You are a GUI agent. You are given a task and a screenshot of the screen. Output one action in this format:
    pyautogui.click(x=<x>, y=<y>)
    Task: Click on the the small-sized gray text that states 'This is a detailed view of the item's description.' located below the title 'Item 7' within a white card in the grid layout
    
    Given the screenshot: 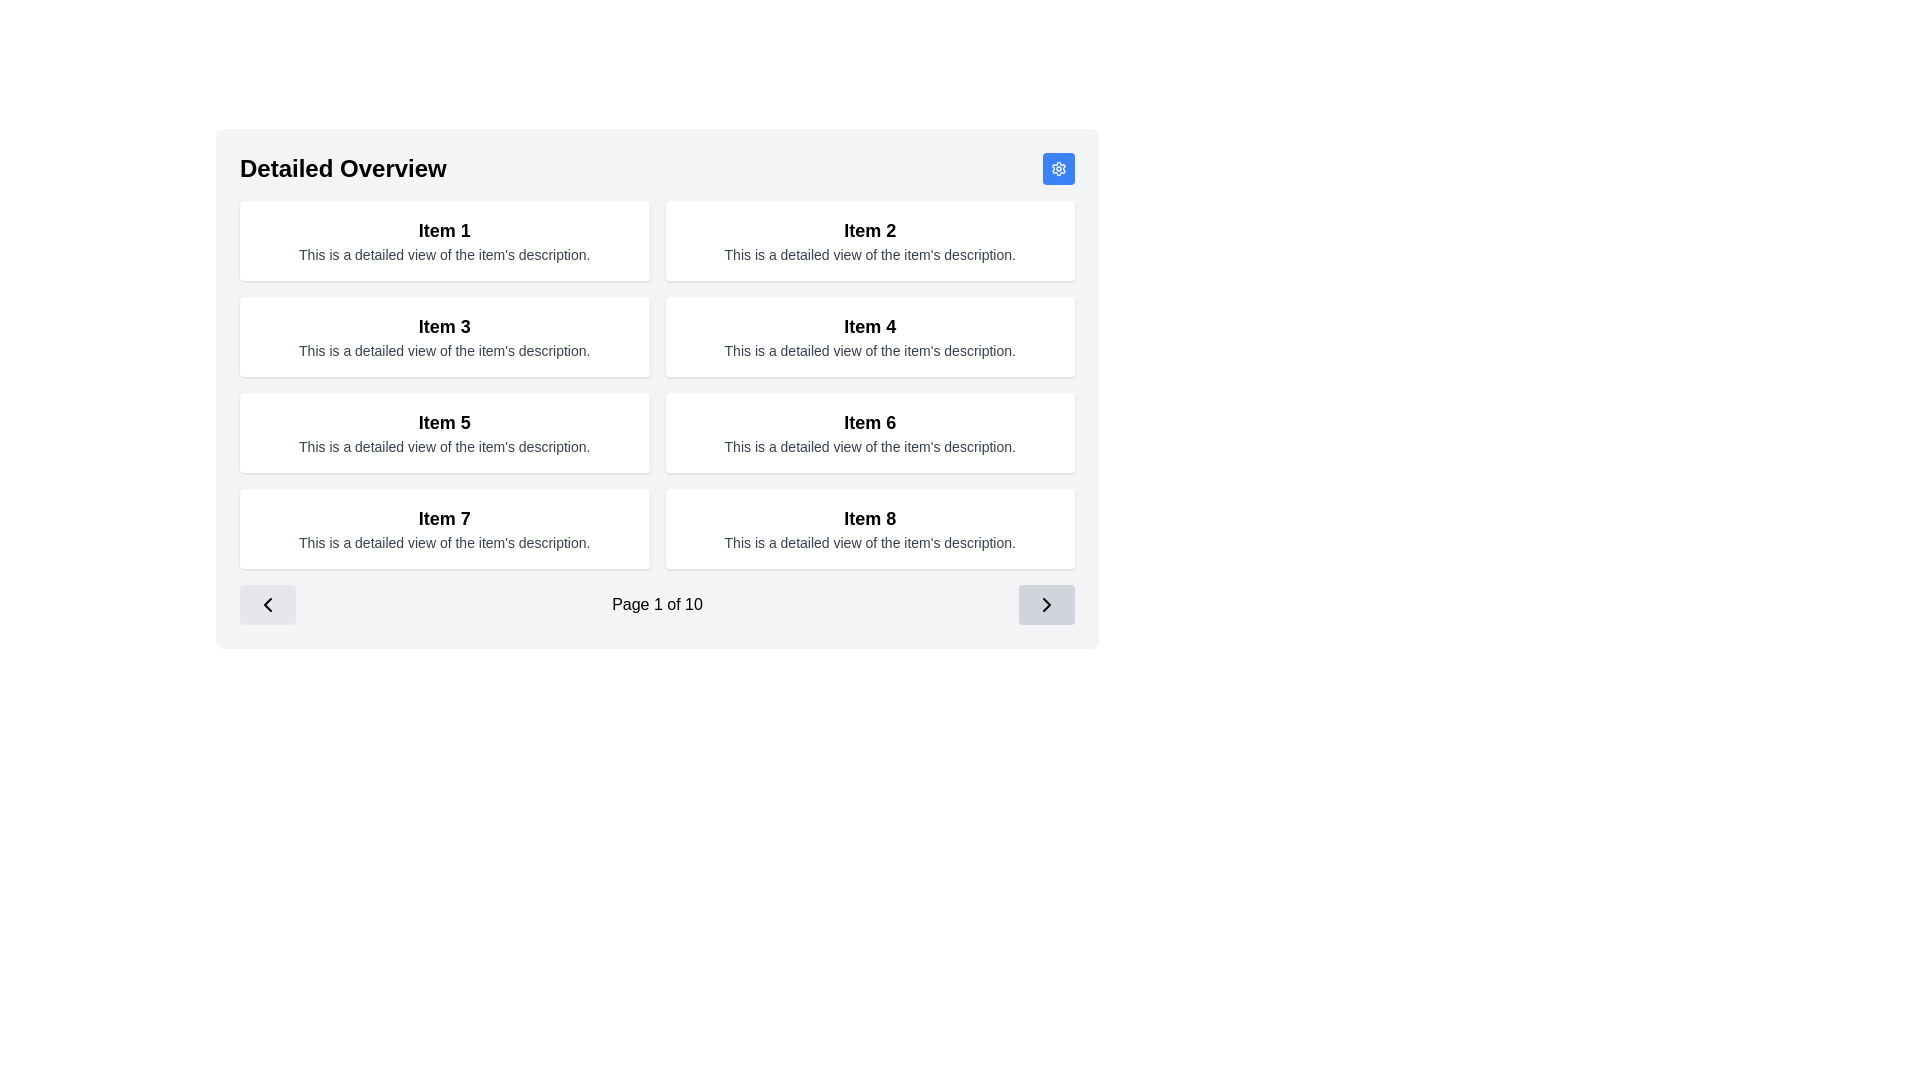 What is the action you would take?
    pyautogui.click(x=443, y=543)
    